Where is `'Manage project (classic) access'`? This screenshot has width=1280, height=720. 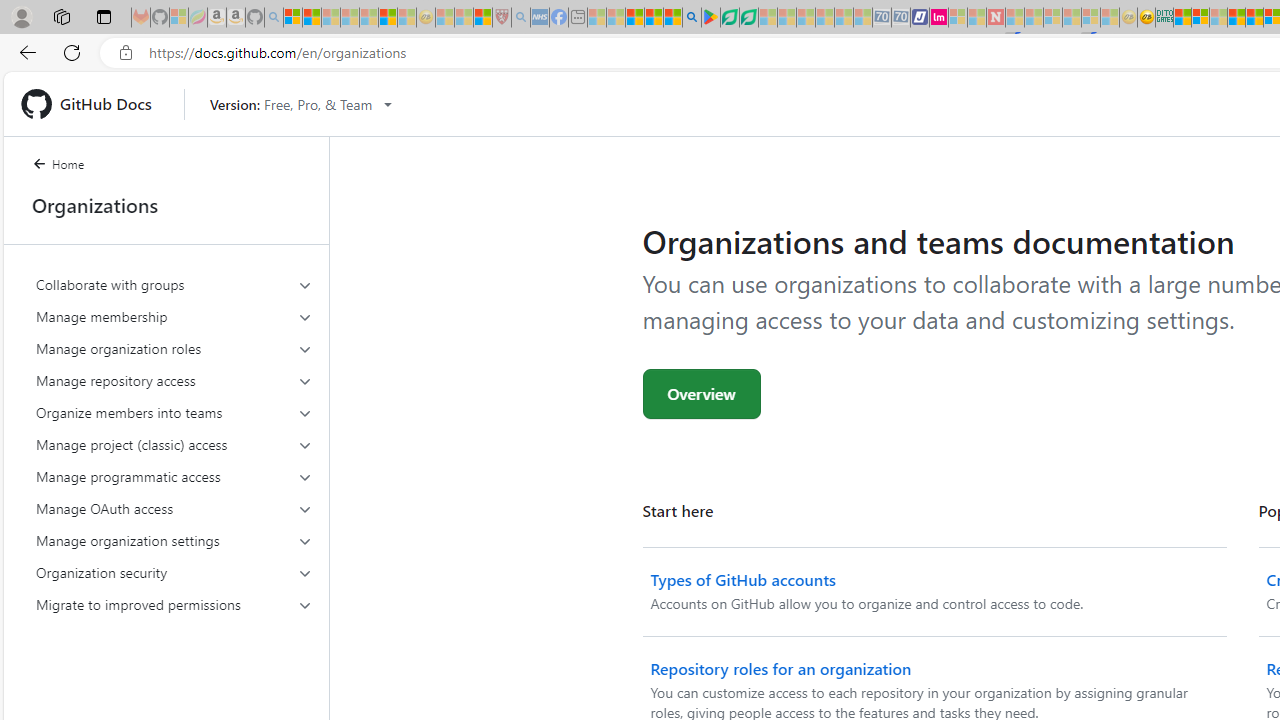 'Manage project (classic) access' is located at coordinates (174, 443).